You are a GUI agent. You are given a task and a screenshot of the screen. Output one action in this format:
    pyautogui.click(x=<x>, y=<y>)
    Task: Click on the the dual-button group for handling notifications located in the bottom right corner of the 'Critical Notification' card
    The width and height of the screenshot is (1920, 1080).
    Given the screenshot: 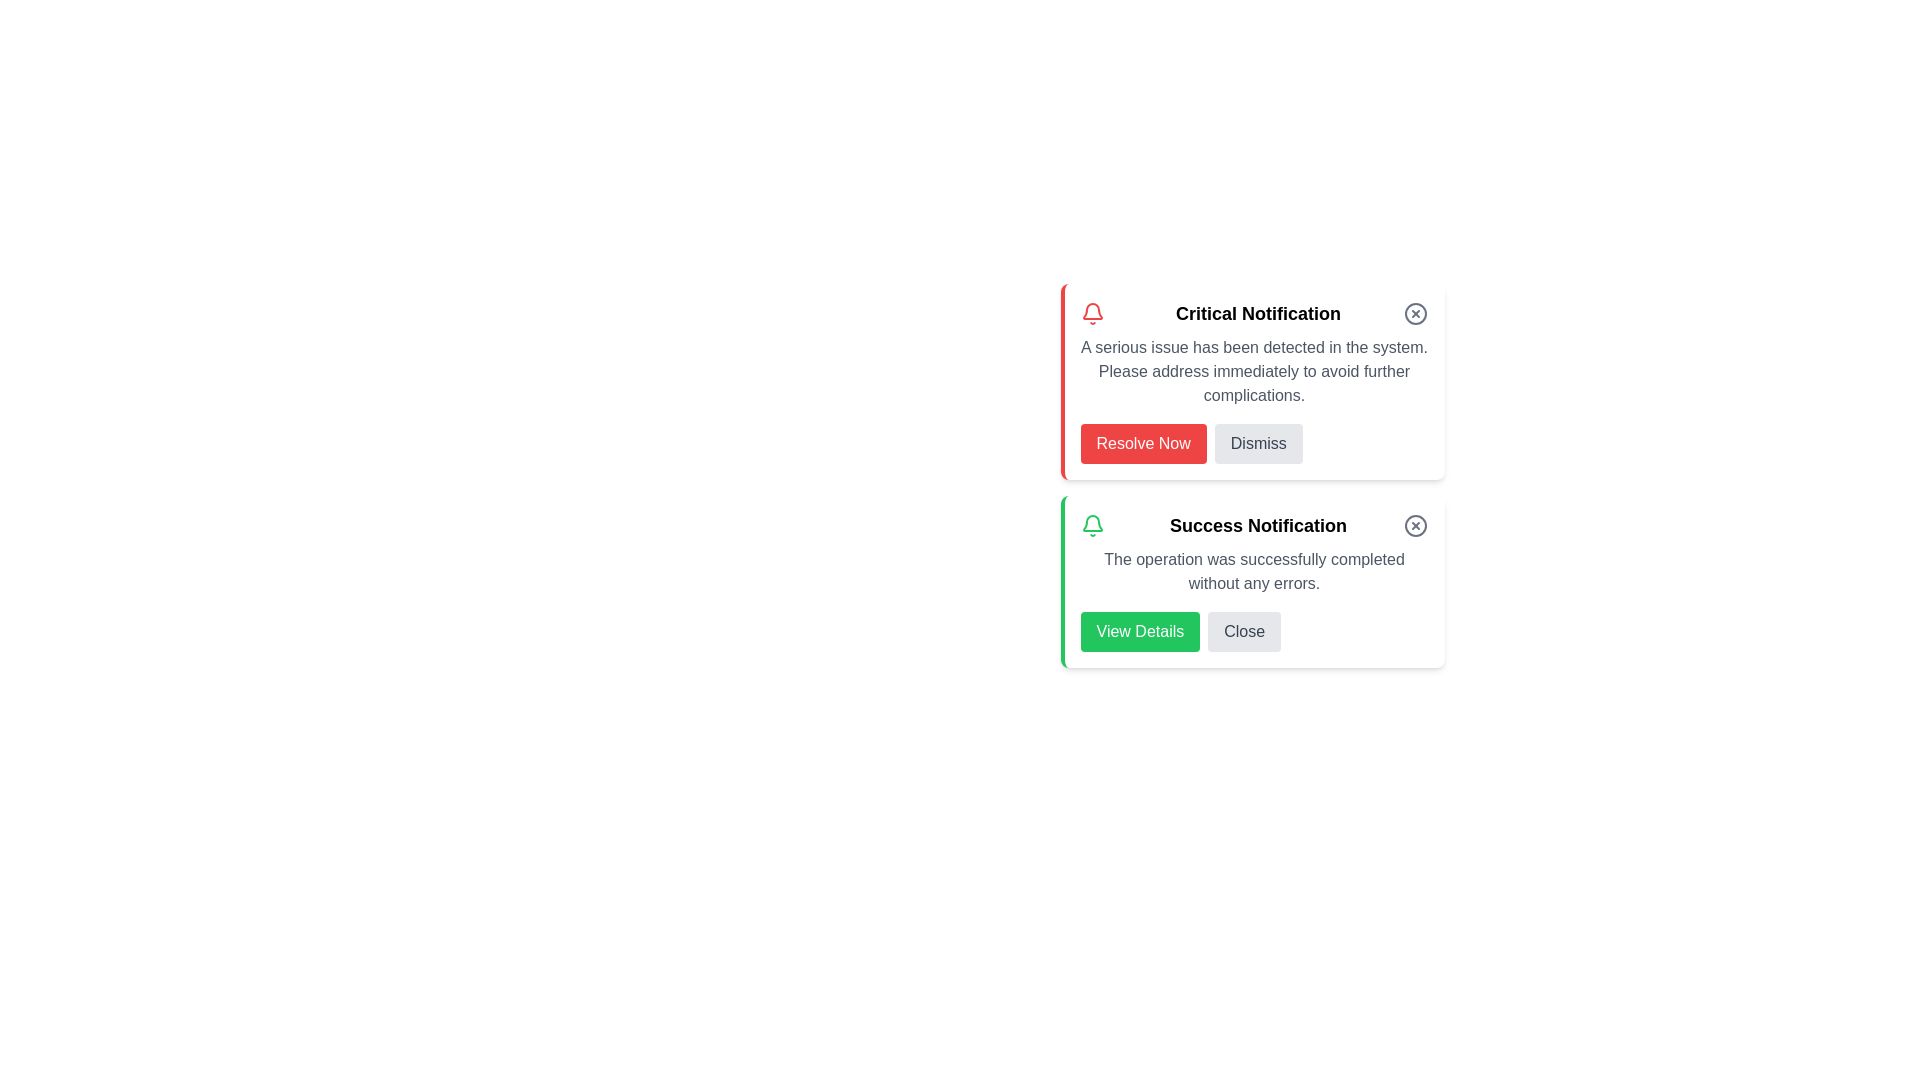 What is the action you would take?
    pyautogui.click(x=1253, y=442)
    